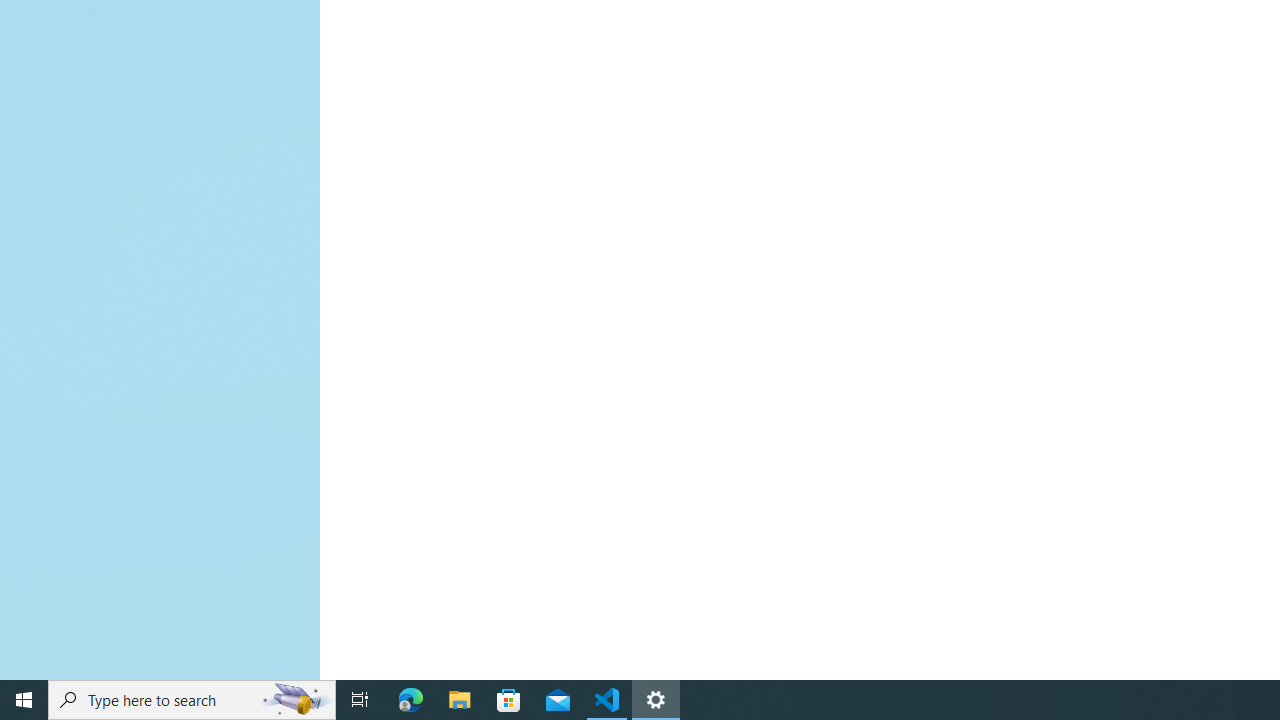 Image resolution: width=1280 pixels, height=720 pixels. Describe the element at coordinates (192, 698) in the screenshot. I see `'Type here to search'` at that location.